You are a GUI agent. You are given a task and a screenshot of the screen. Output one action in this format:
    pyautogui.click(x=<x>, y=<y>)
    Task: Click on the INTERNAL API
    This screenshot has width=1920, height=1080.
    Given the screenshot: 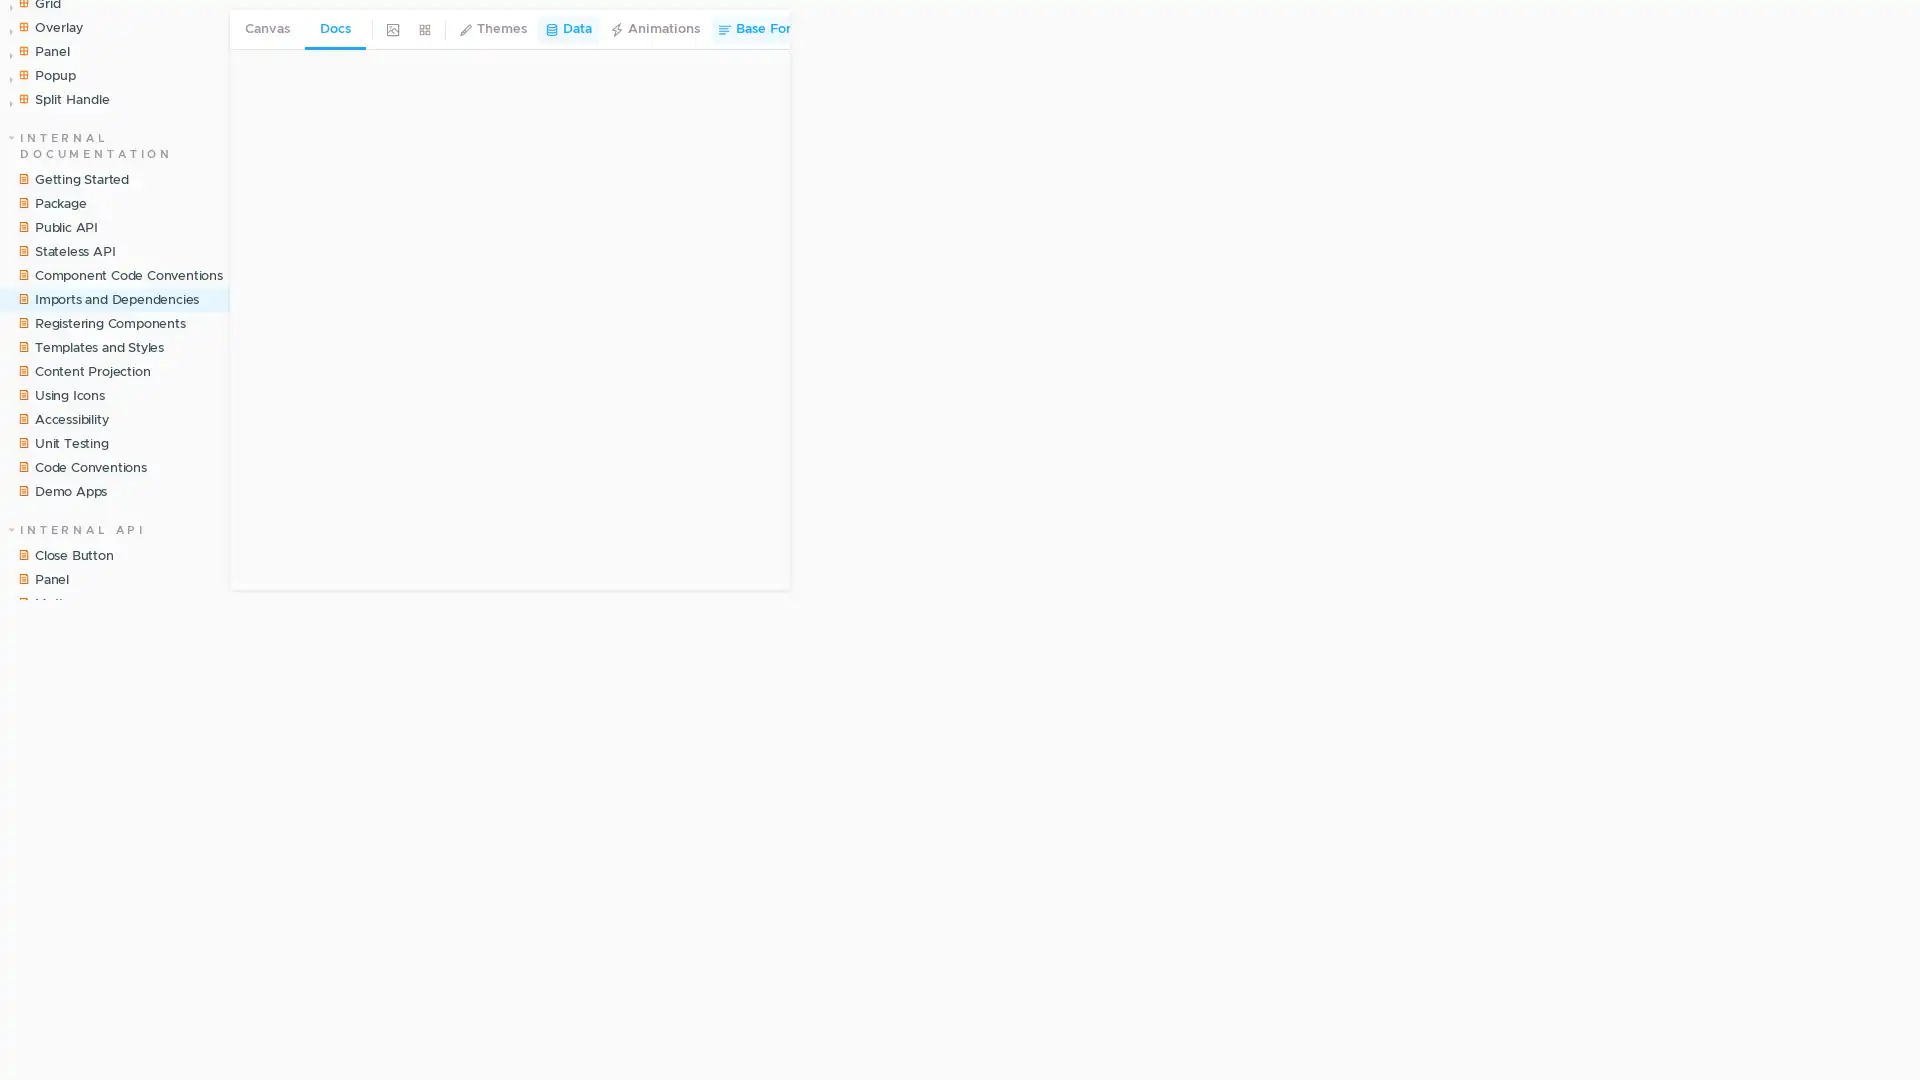 What is the action you would take?
    pyautogui.click(x=78, y=626)
    